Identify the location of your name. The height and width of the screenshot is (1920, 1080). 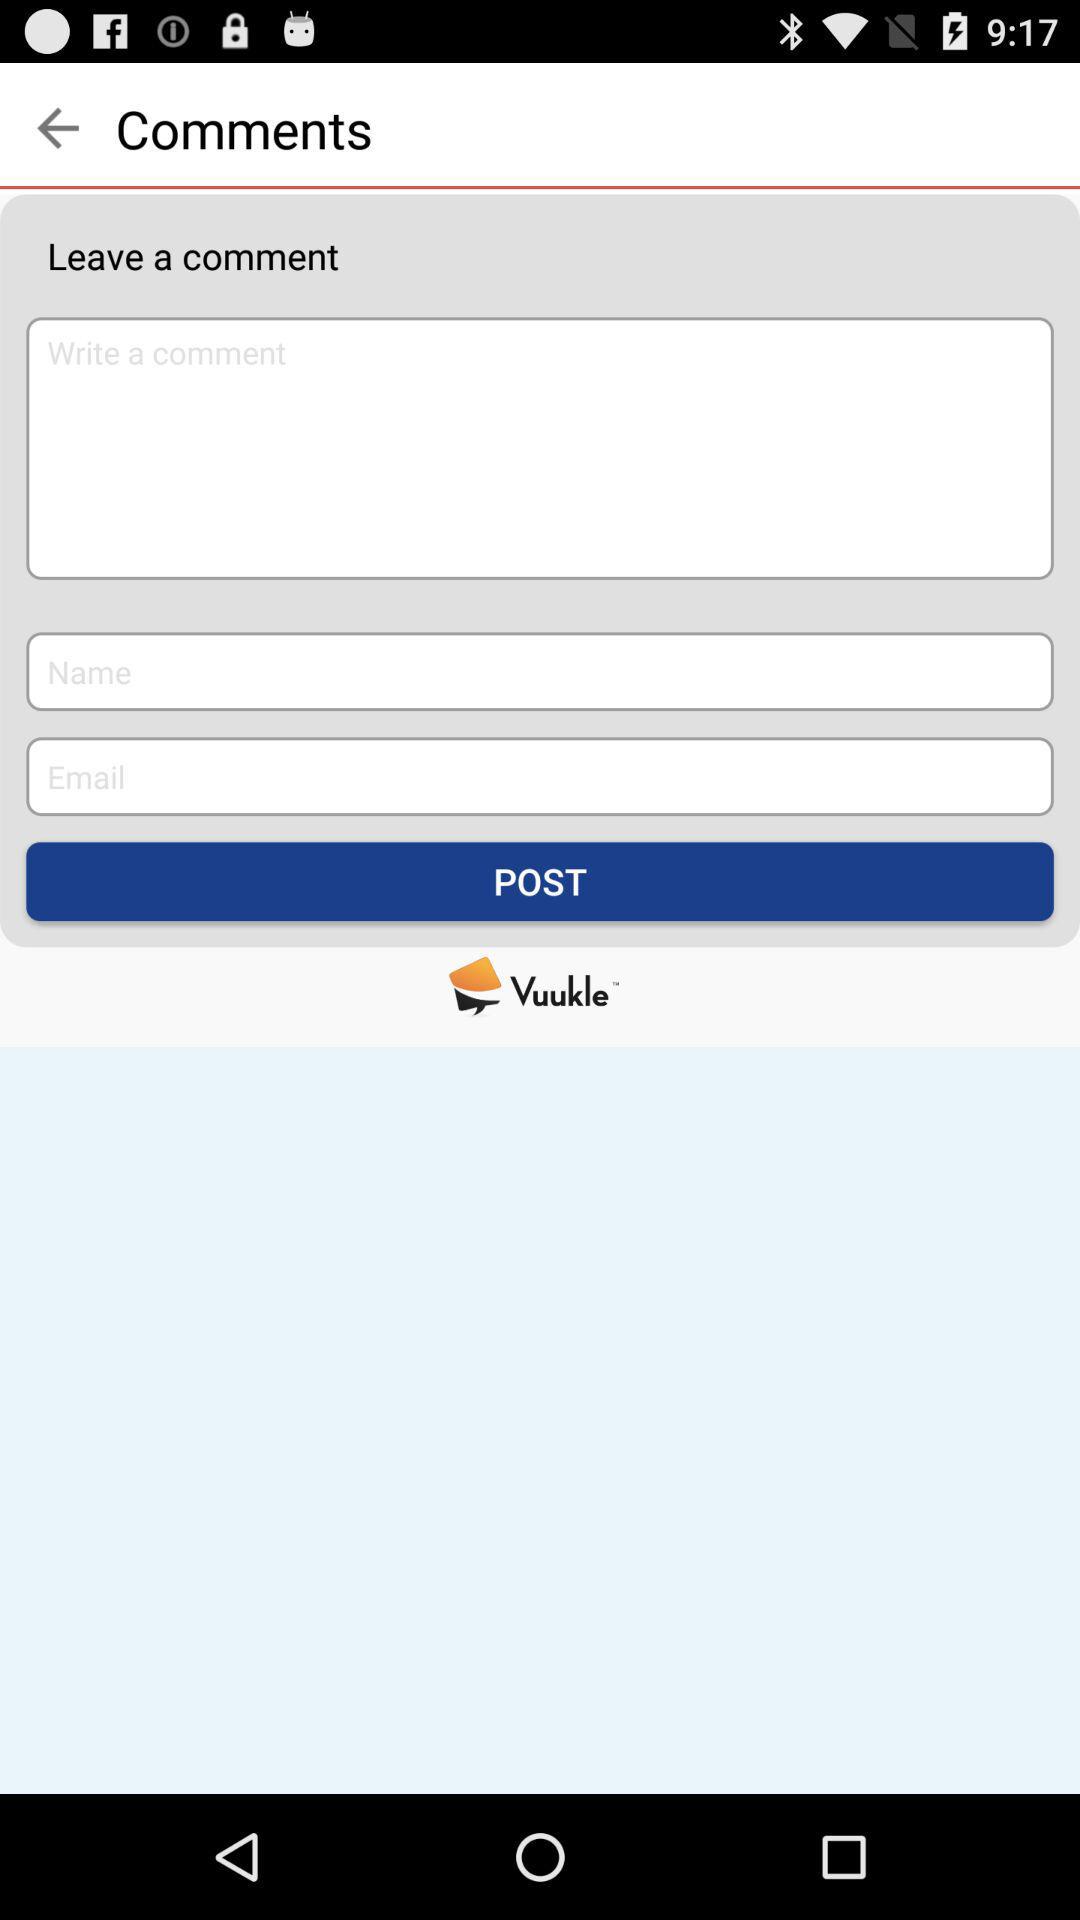
(540, 671).